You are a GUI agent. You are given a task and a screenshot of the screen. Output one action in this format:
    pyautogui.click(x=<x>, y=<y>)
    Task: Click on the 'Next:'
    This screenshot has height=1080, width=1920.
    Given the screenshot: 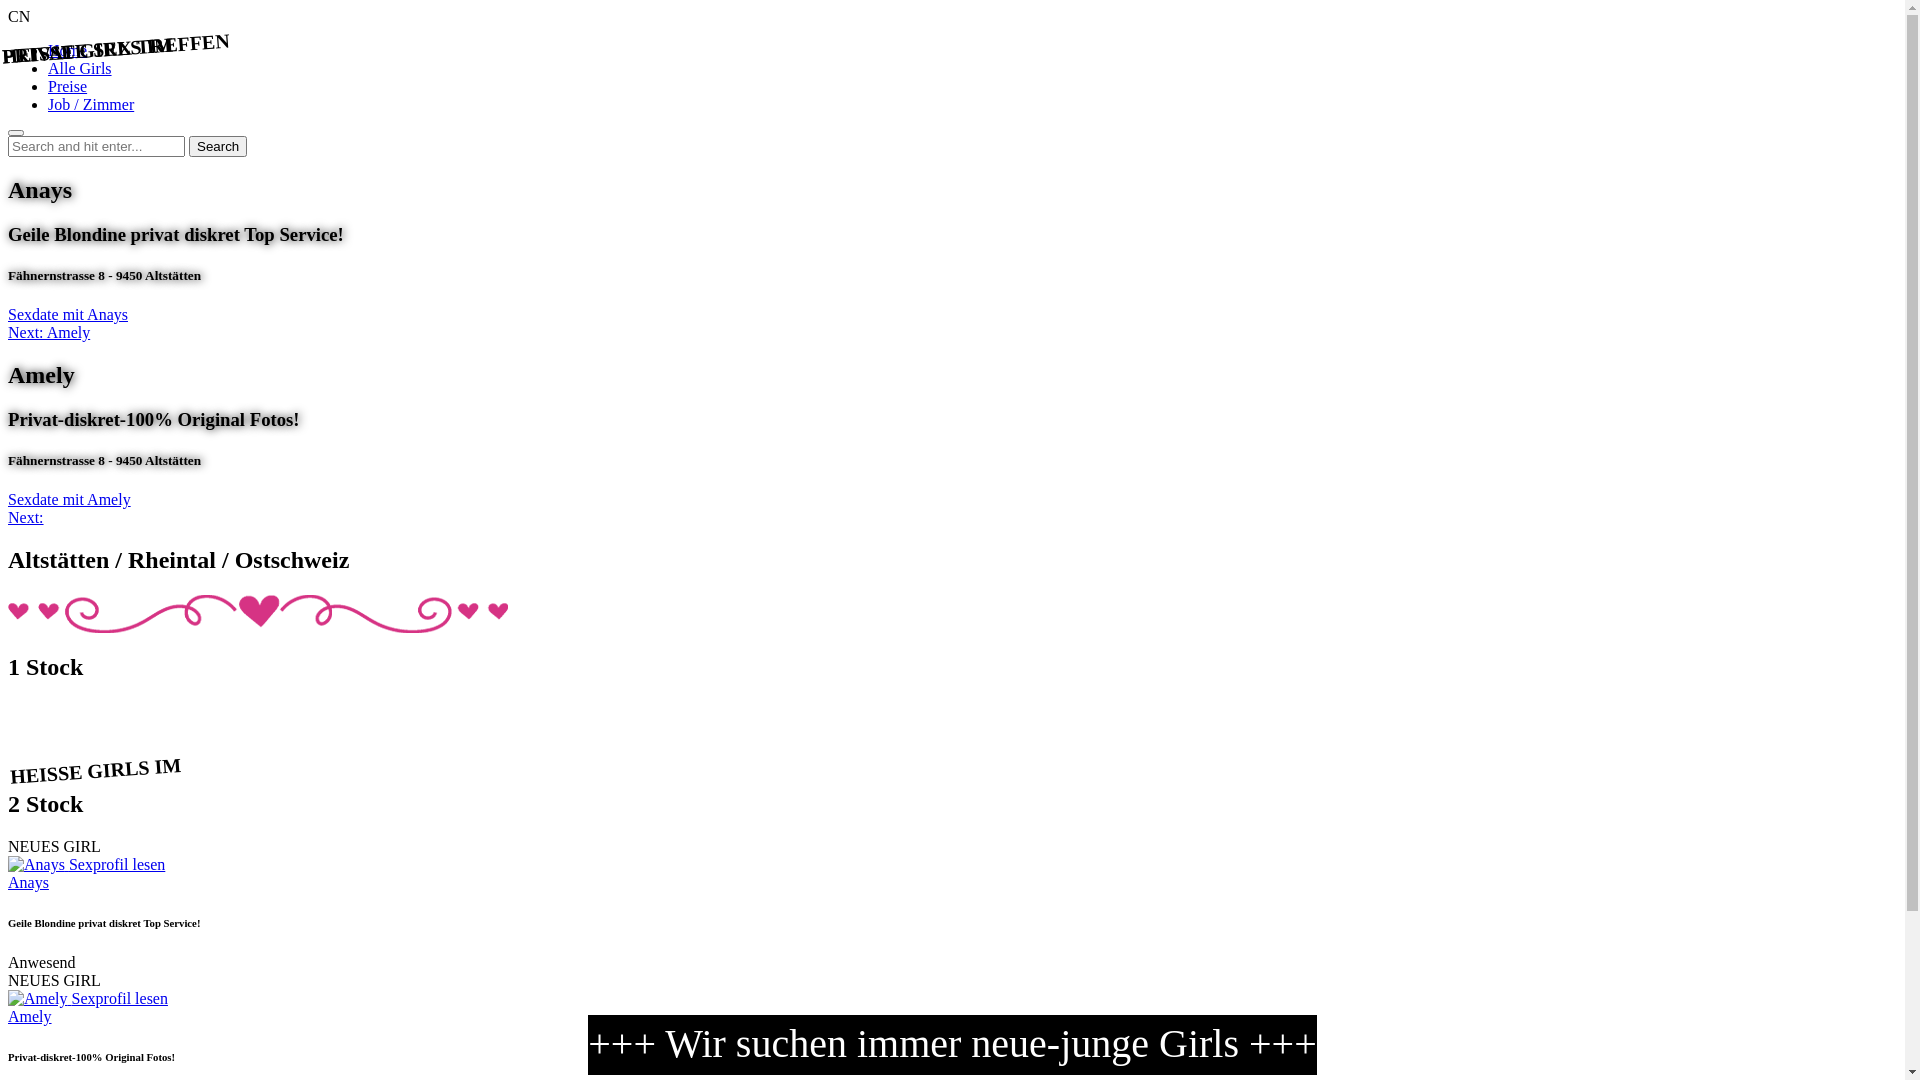 What is the action you would take?
    pyautogui.click(x=8, y=516)
    